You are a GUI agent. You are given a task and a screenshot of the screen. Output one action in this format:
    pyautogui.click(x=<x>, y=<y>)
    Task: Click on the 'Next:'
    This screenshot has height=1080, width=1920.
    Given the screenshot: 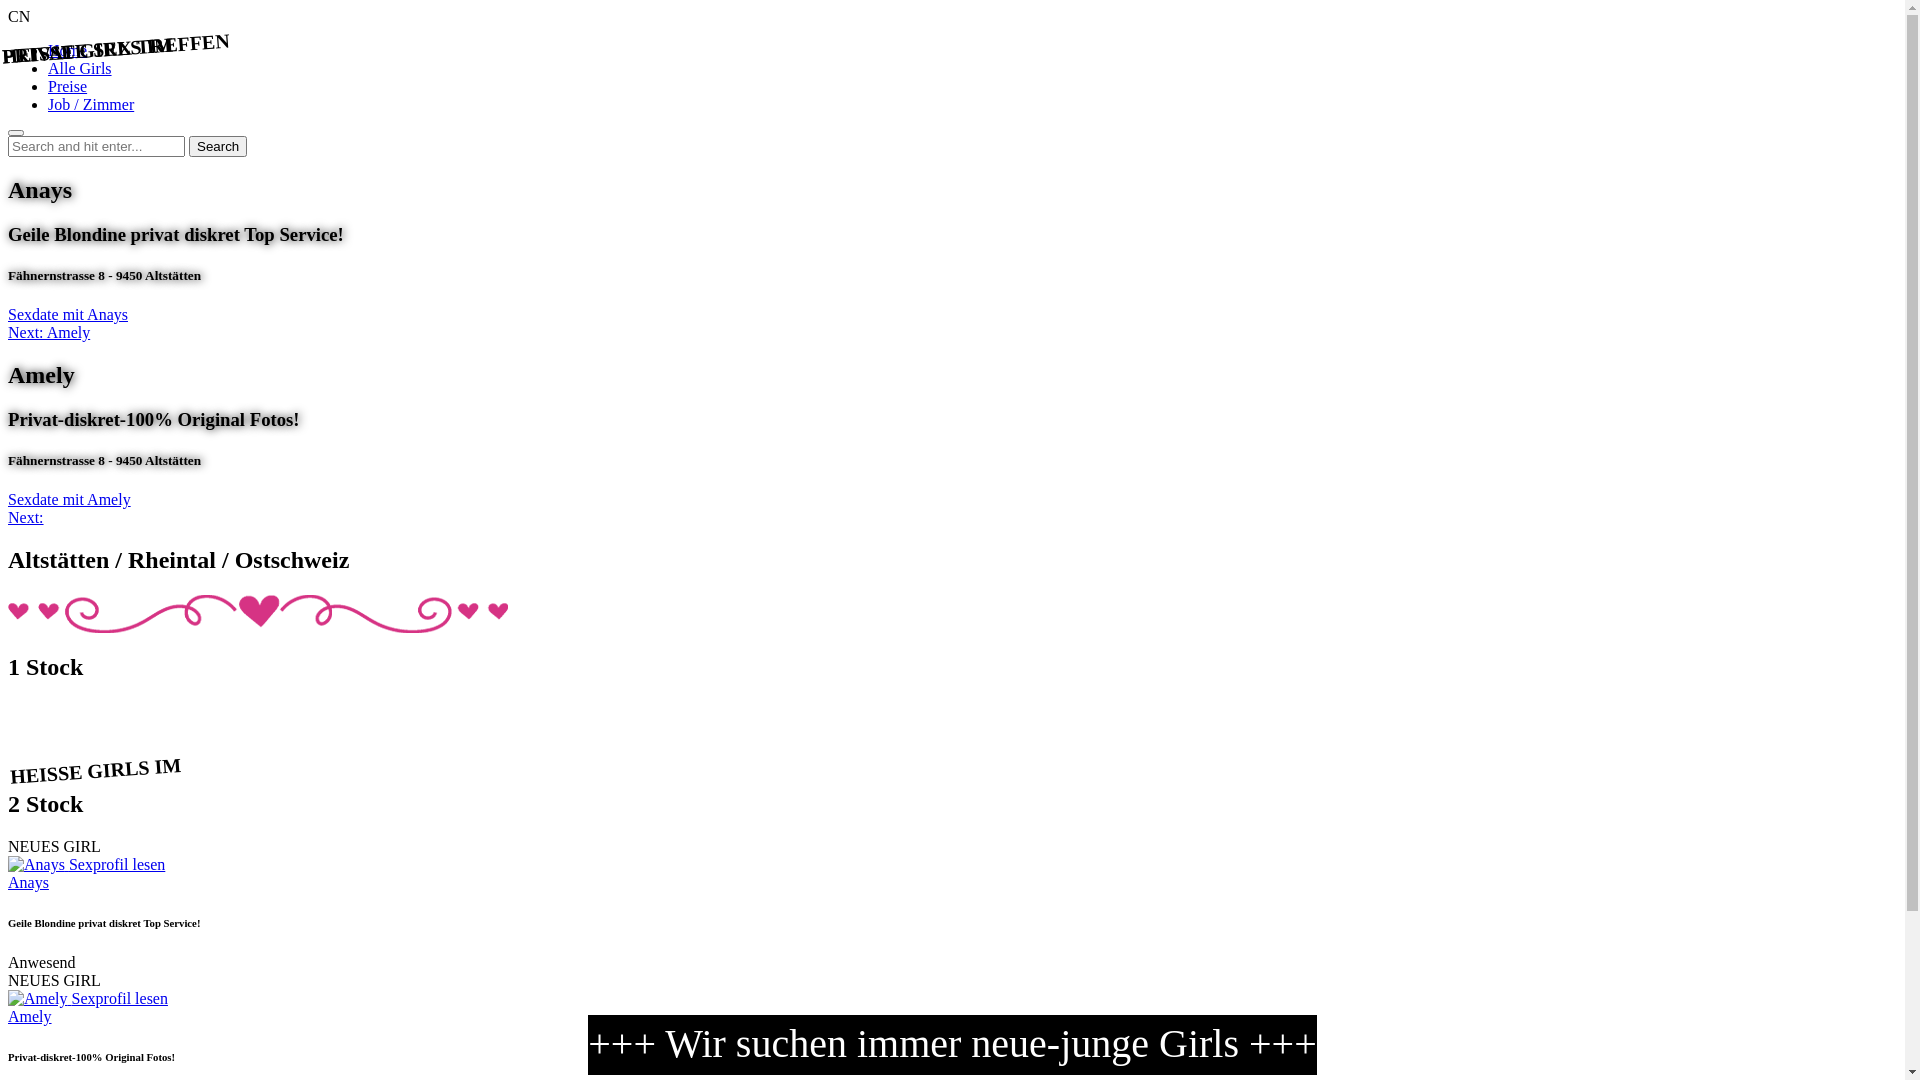 What is the action you would take?
    pyautogui.click(x=8, y=516)
    